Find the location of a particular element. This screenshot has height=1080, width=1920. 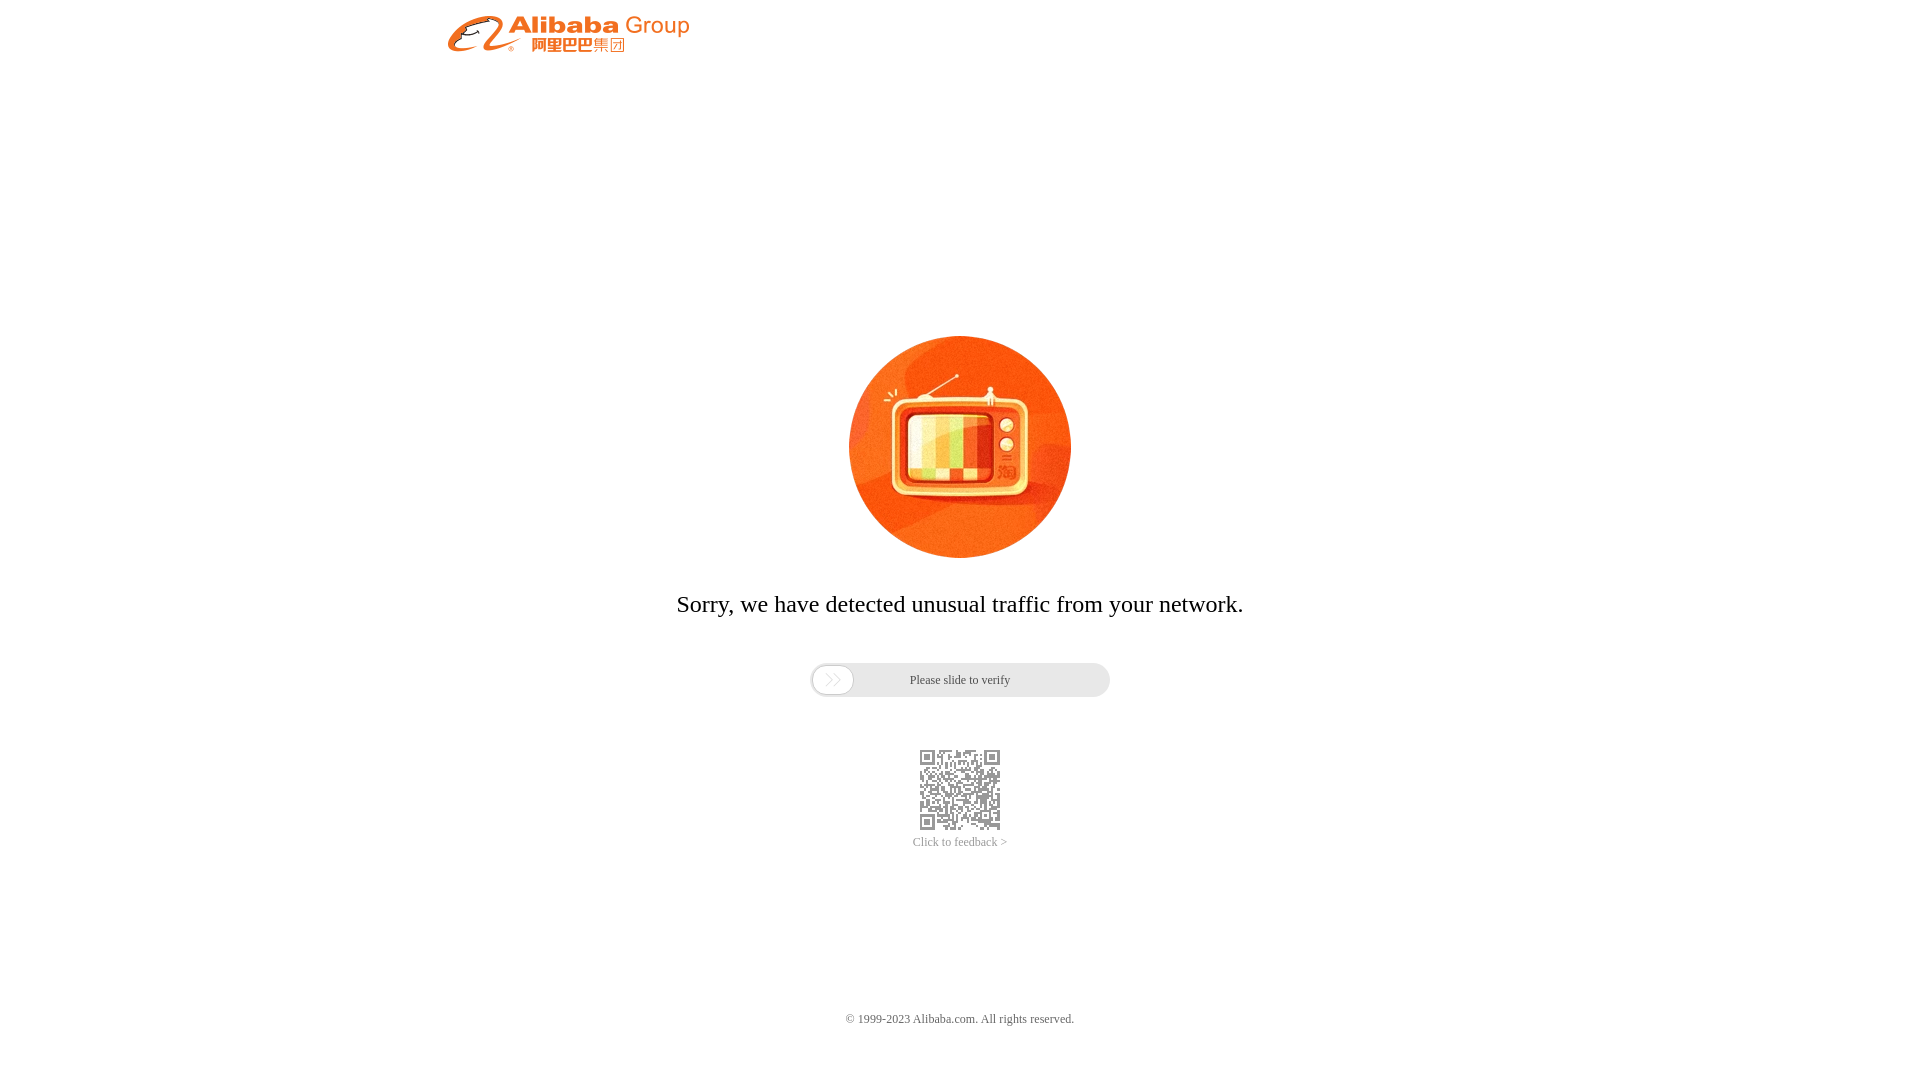

'Click to feedback >' is located at coordinates (960, 842).